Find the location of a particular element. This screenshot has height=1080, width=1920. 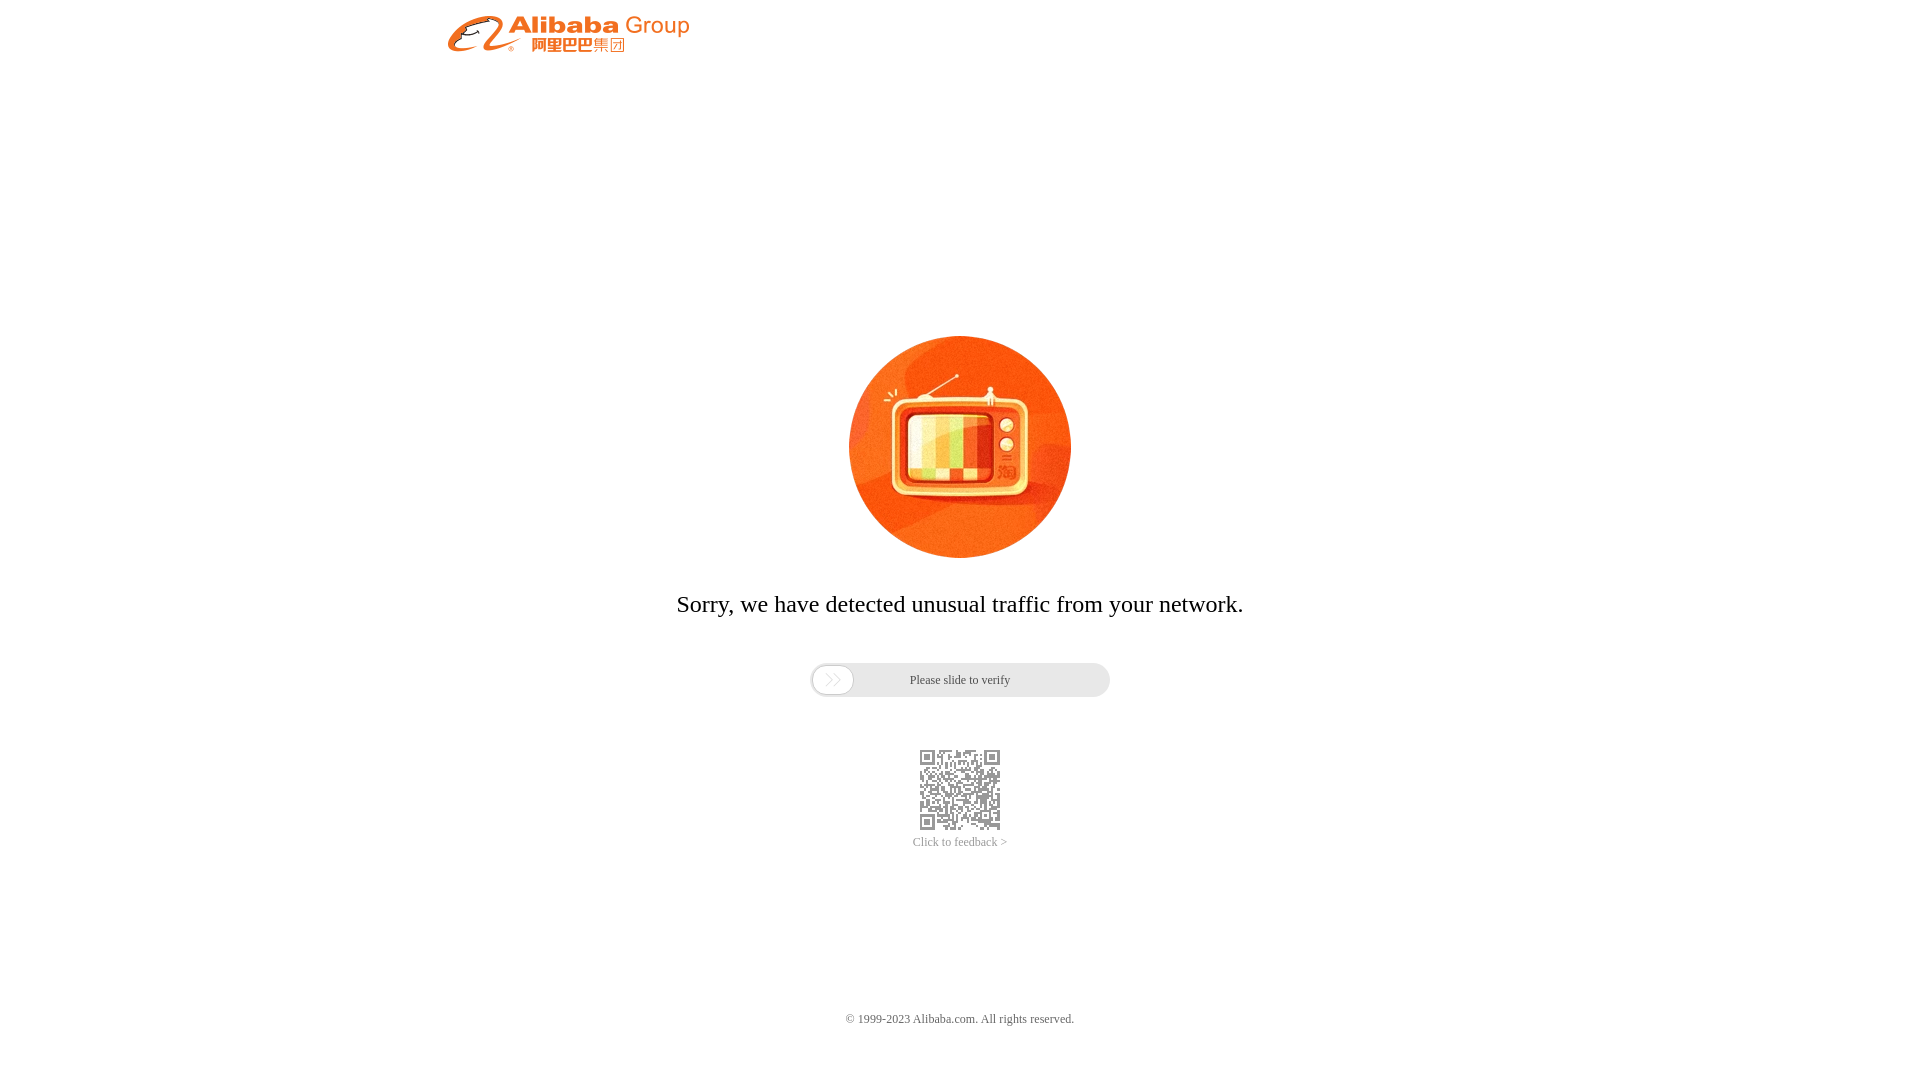

'Click to feedback >' is located at coordinates (960, 842).